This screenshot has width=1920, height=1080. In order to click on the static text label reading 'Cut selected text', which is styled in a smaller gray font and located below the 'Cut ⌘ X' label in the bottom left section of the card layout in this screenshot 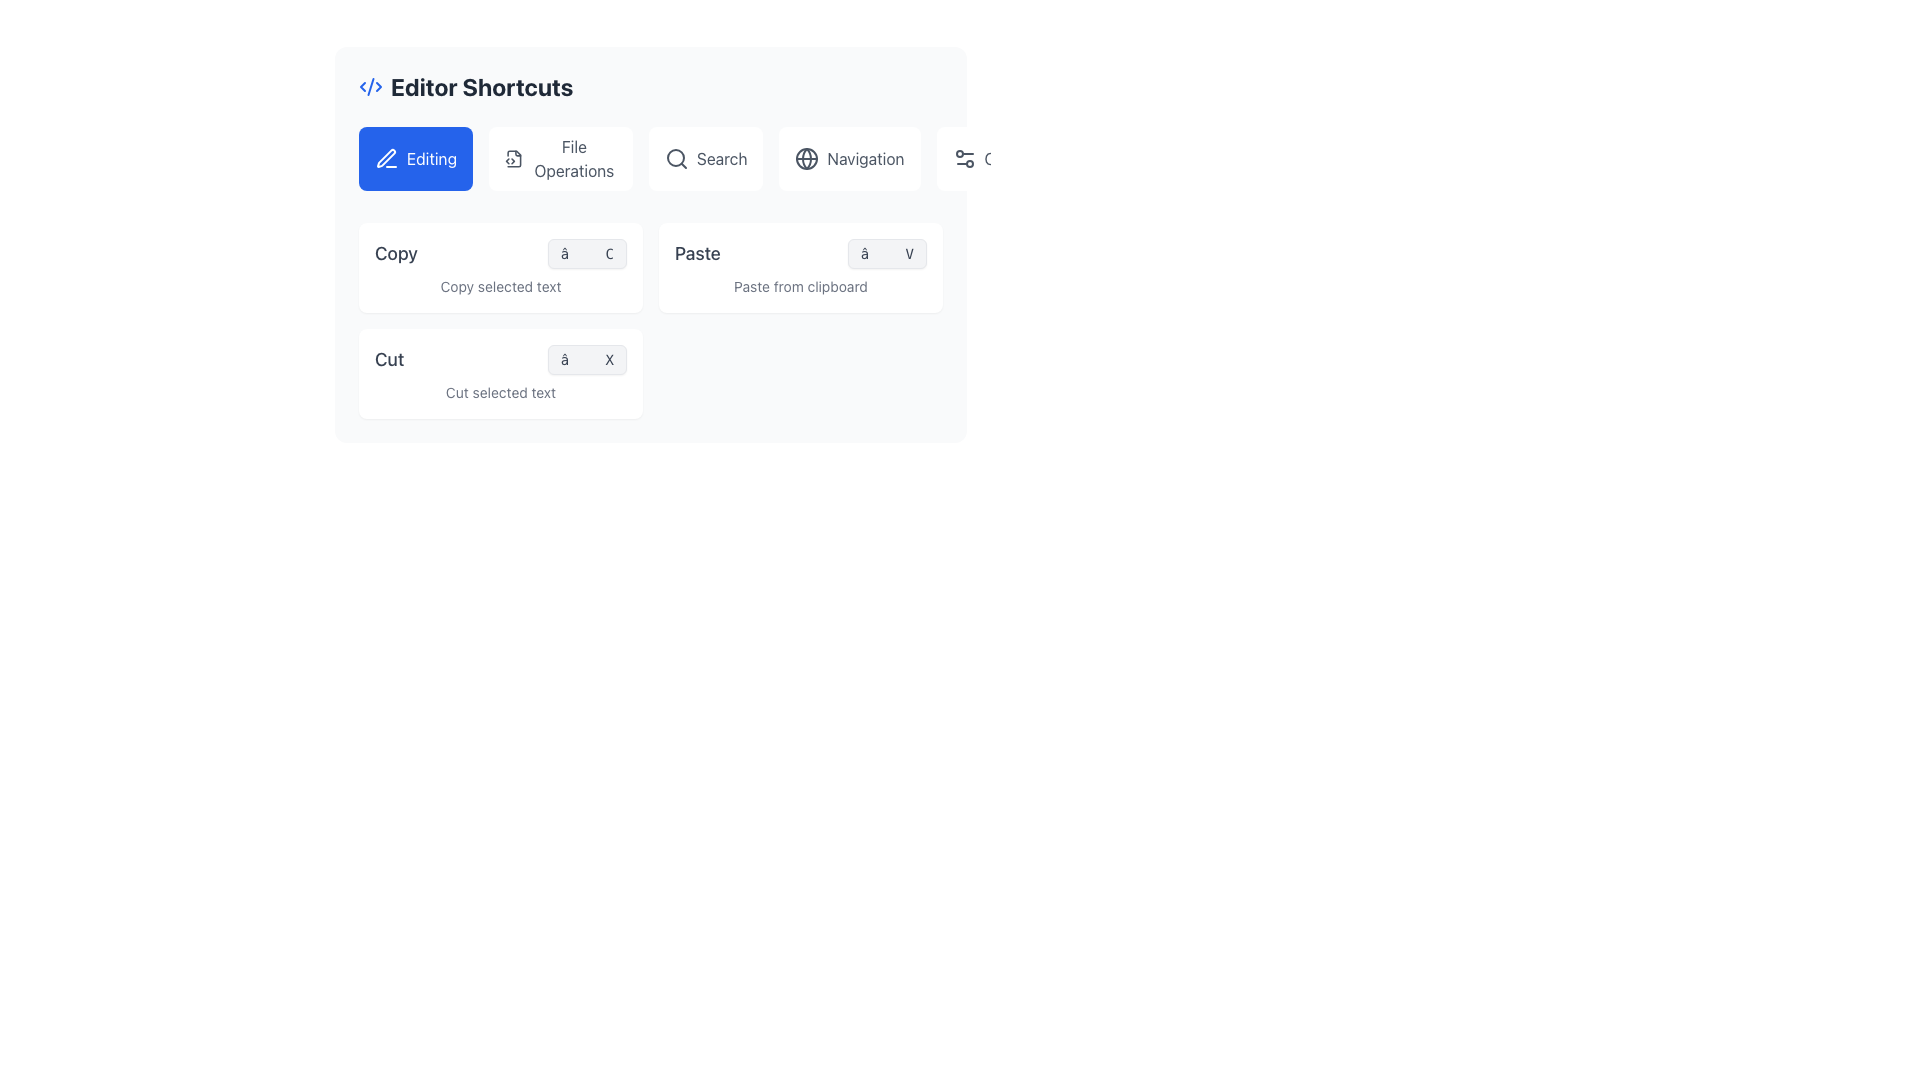, I will do `click(500, 393)`.